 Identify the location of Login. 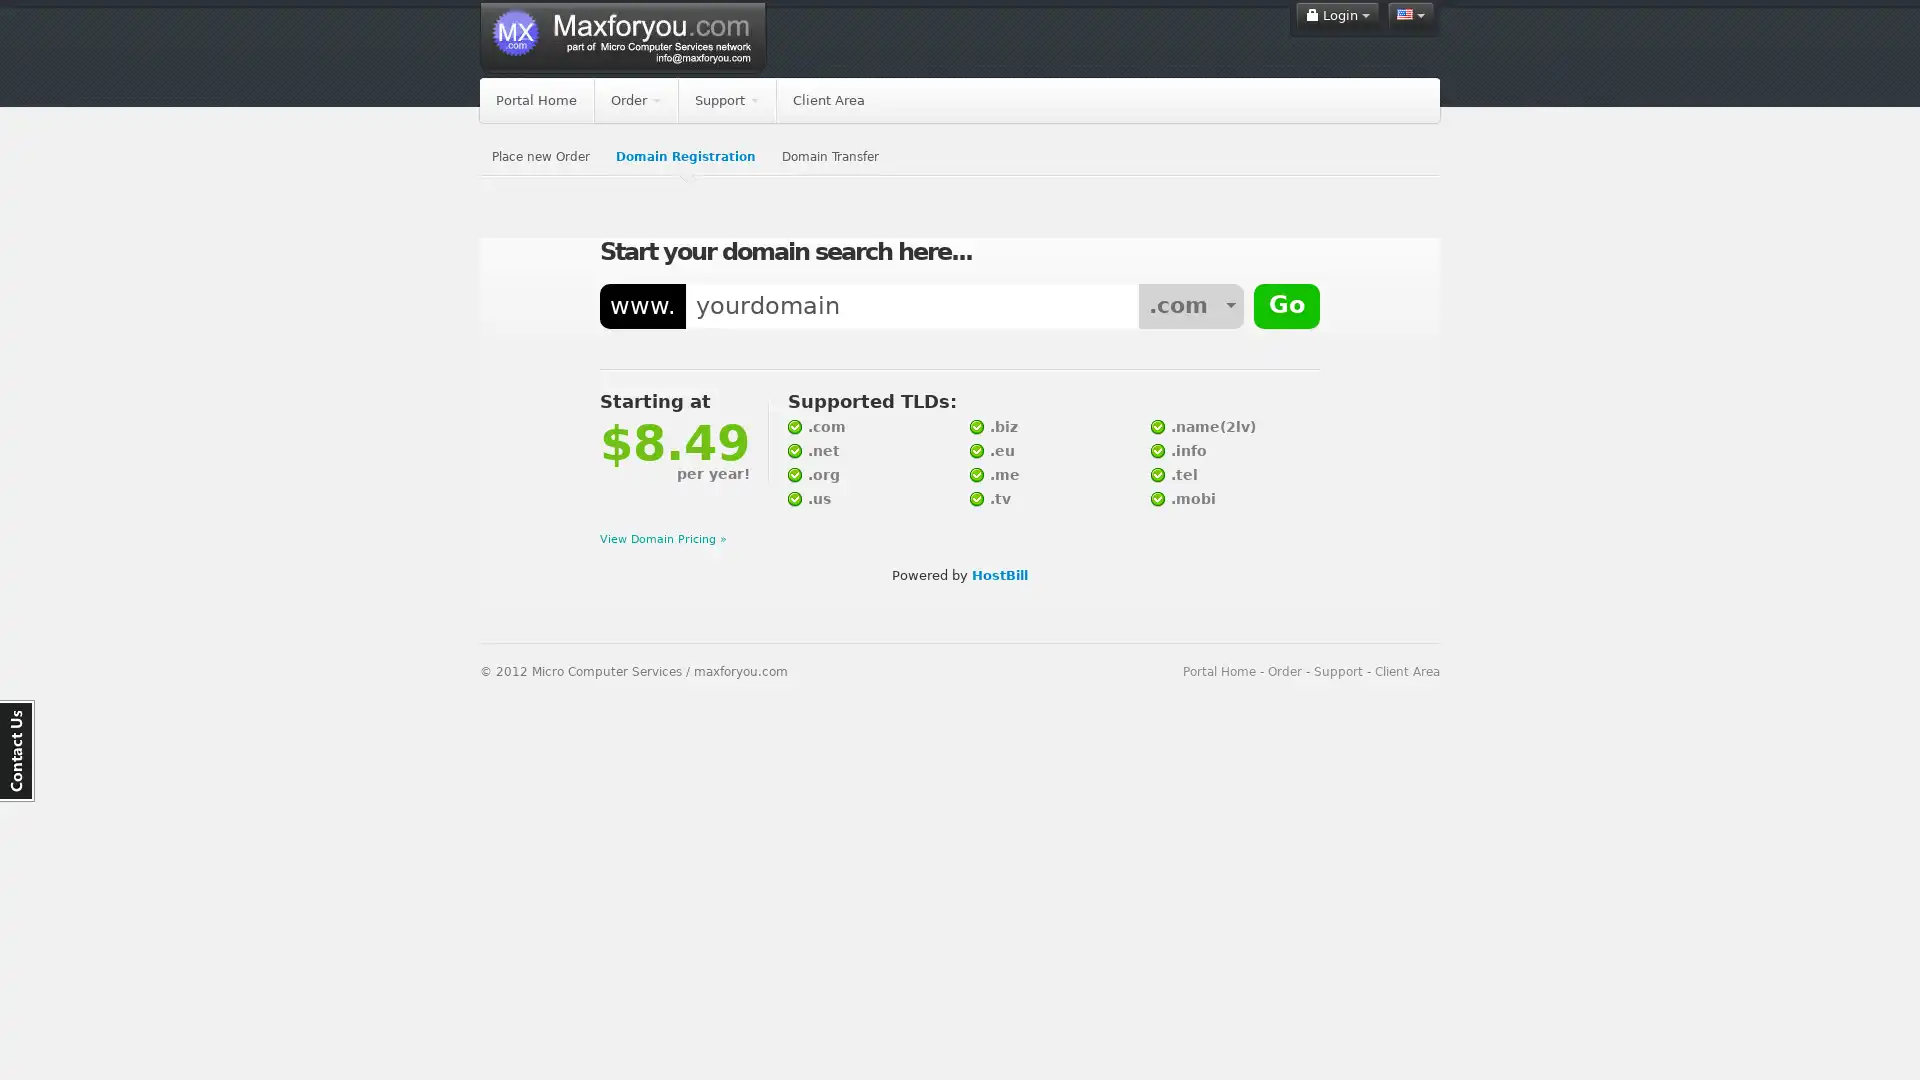
(1337, 15).